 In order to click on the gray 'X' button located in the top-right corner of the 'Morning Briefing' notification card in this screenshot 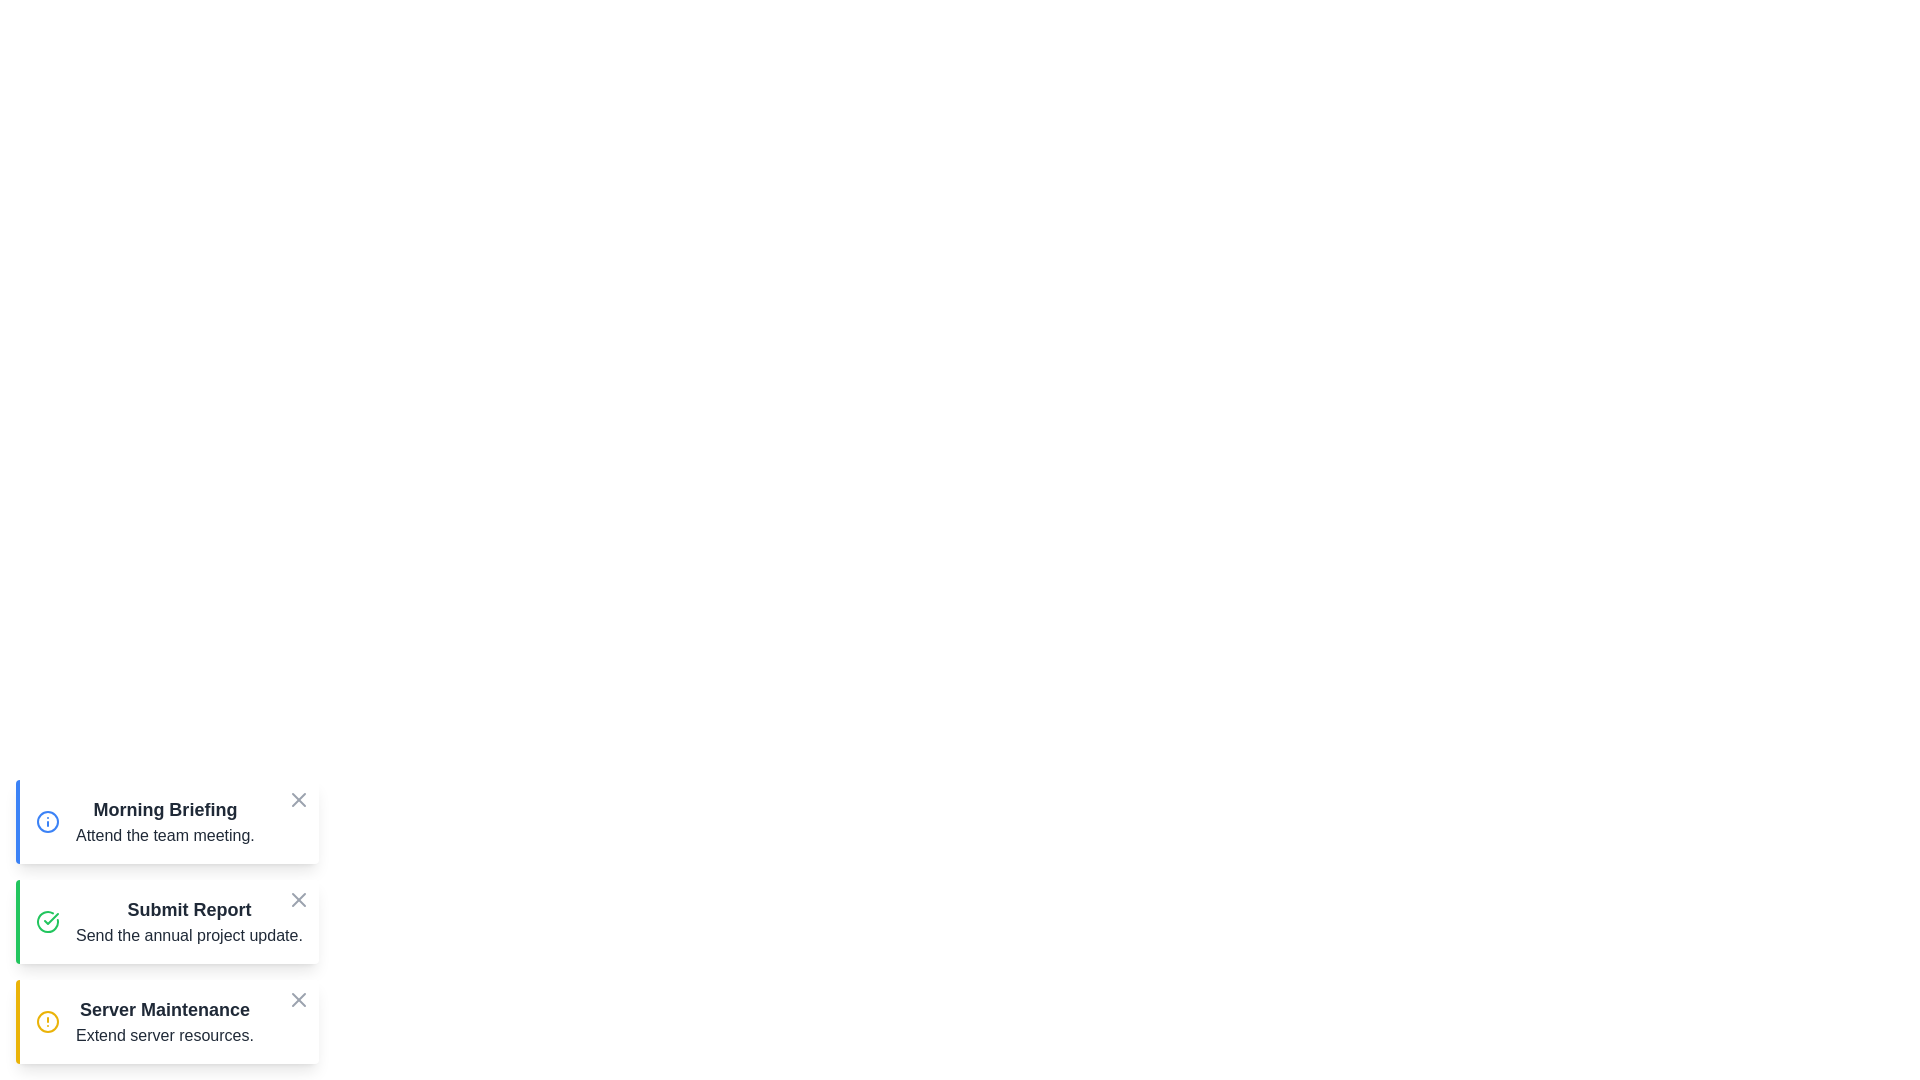, I will do `click(297, 798)`.